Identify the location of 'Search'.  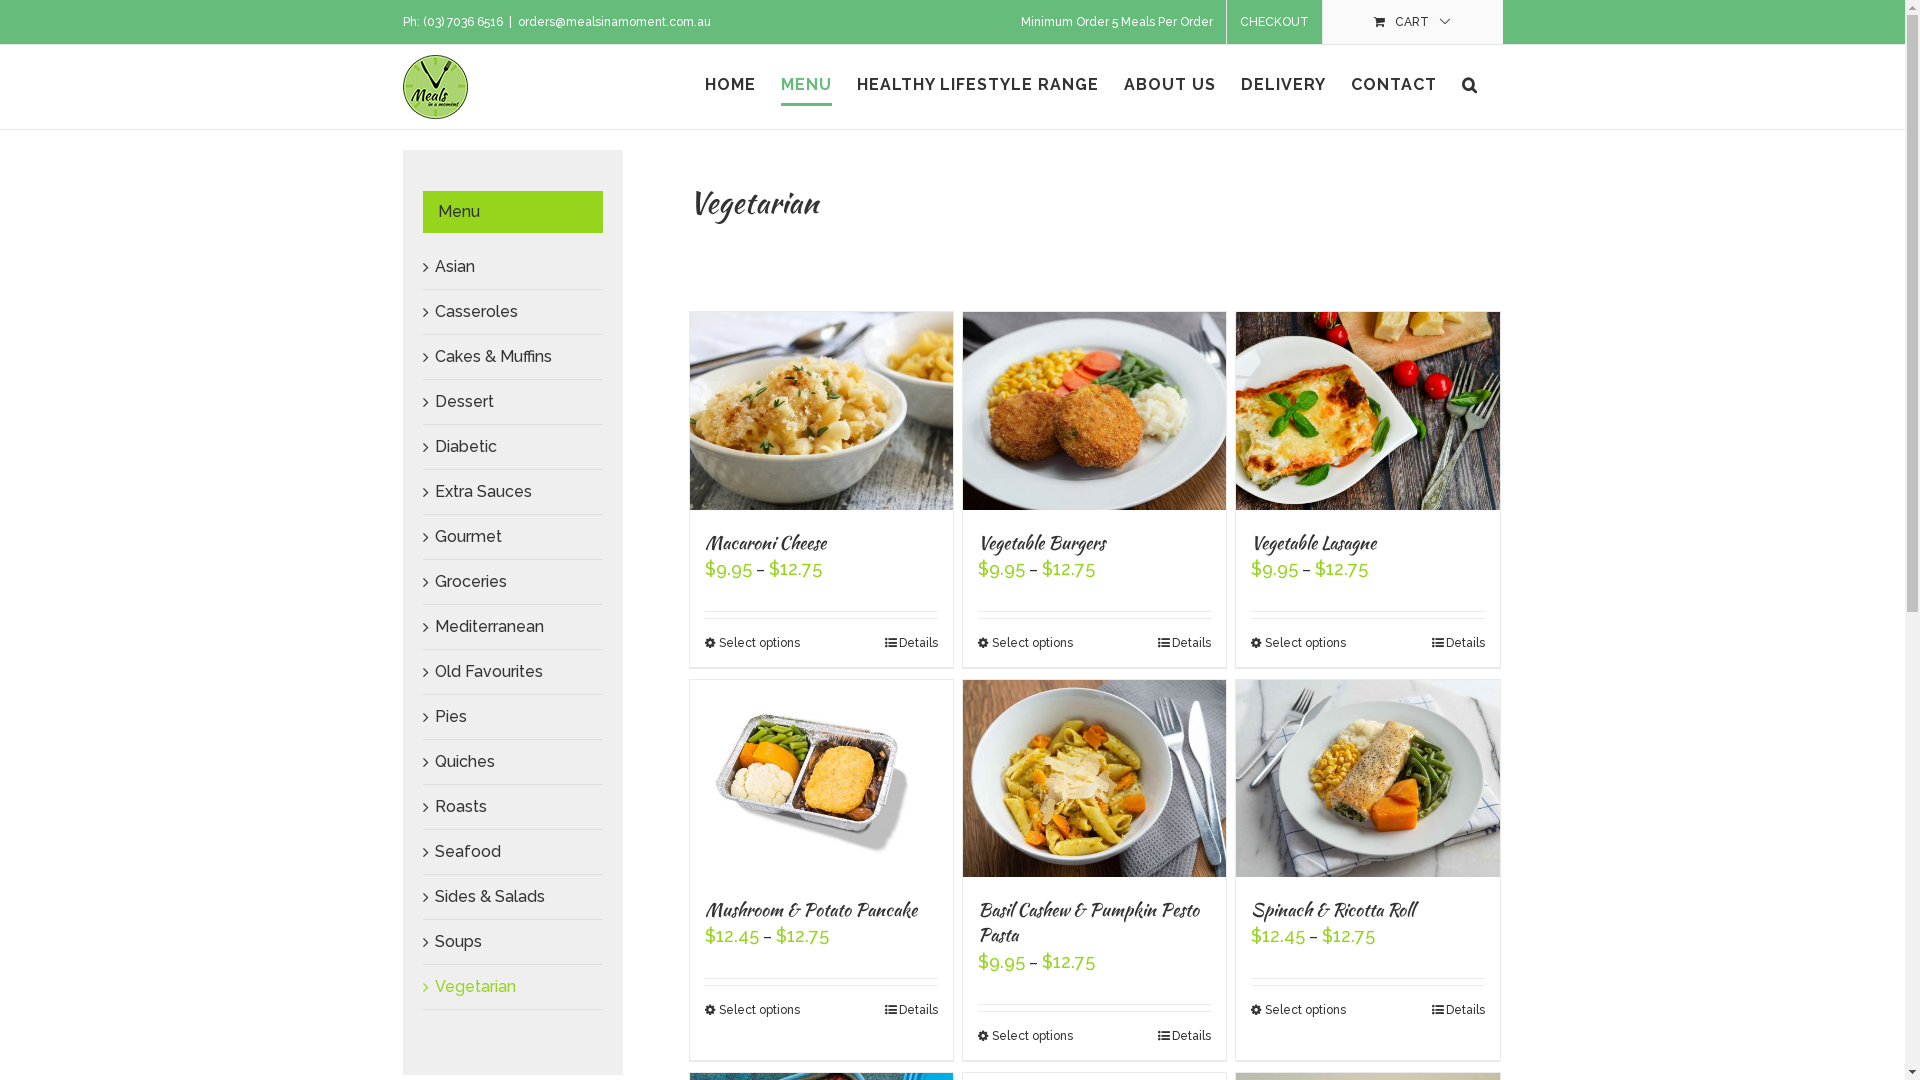
(1469, 83).